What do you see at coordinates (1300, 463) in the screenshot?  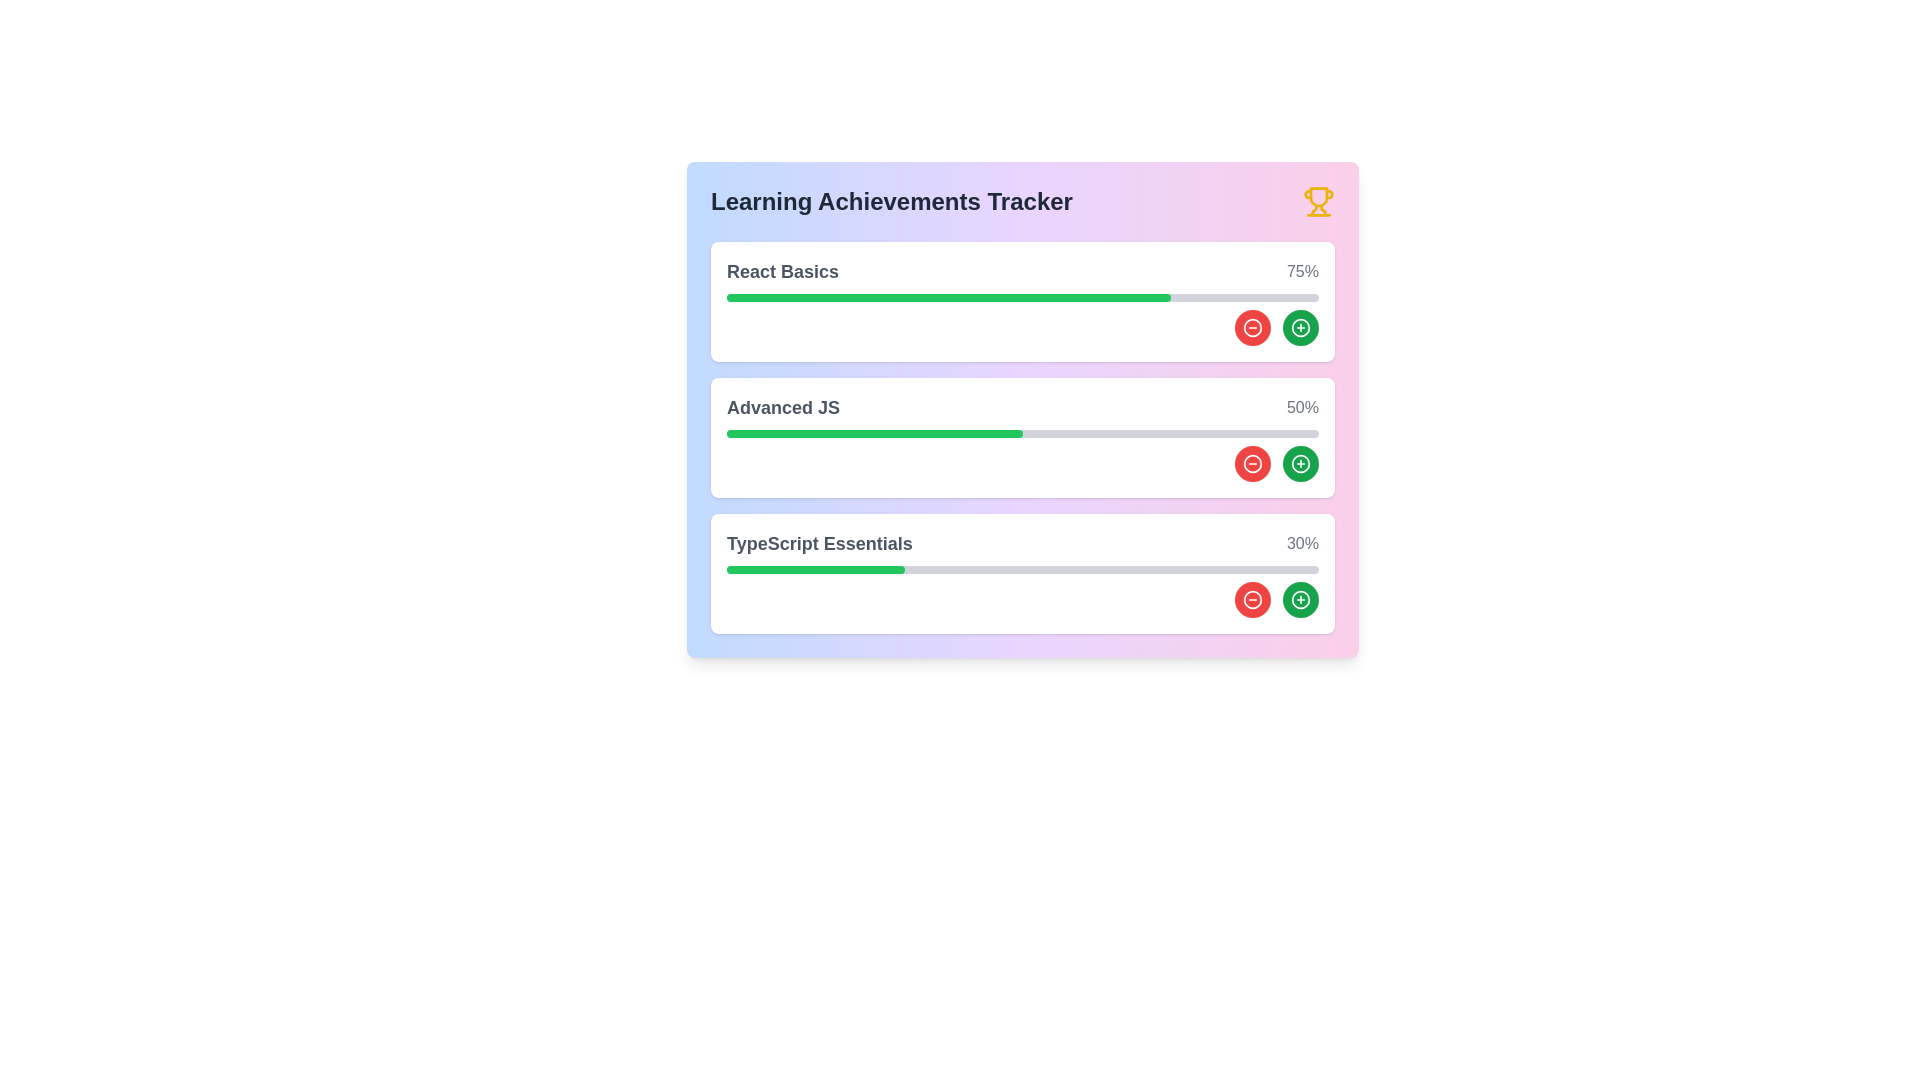 I see `the green circular button with a cross inside, located to the right of the 'Advanced JS' progress bar` at bounding box center [1300, 463].